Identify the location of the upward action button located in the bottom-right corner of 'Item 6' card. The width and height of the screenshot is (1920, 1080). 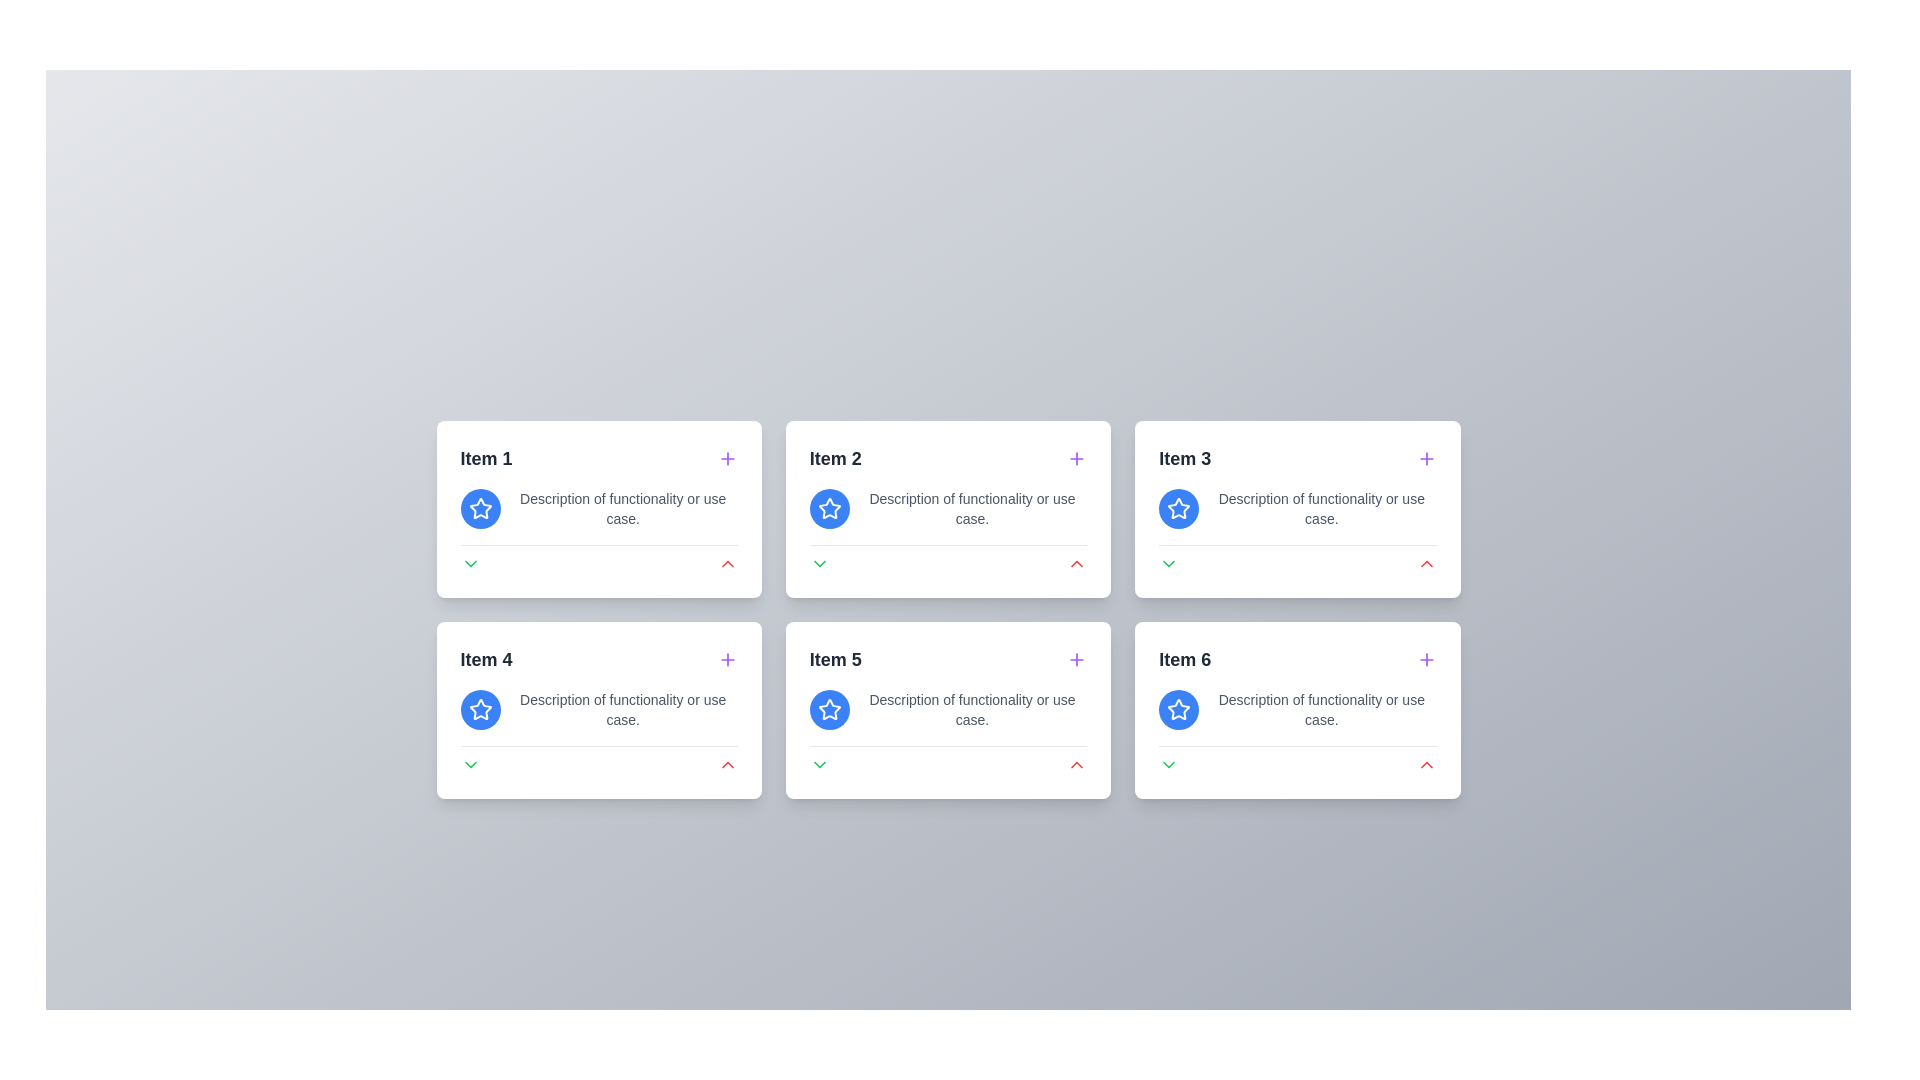
(1425, 764).